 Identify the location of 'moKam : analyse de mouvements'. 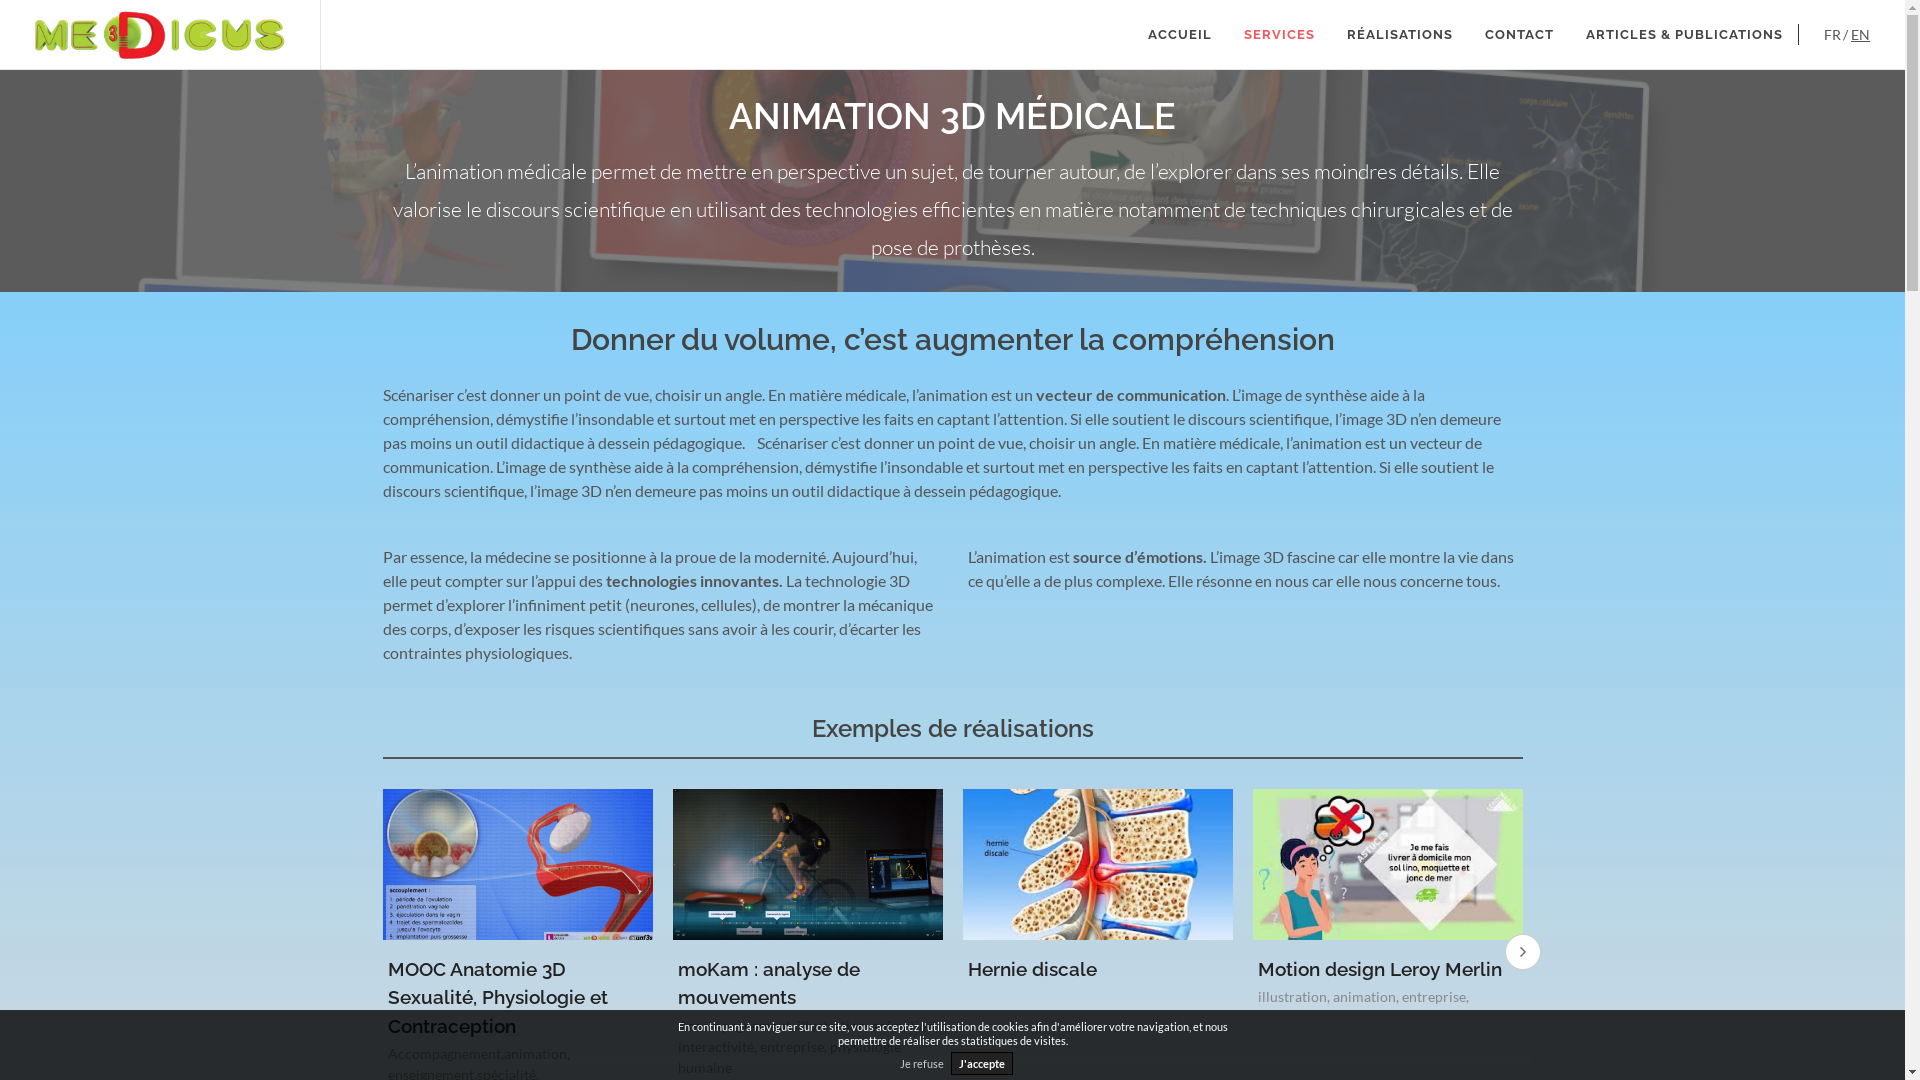
(767, 982).